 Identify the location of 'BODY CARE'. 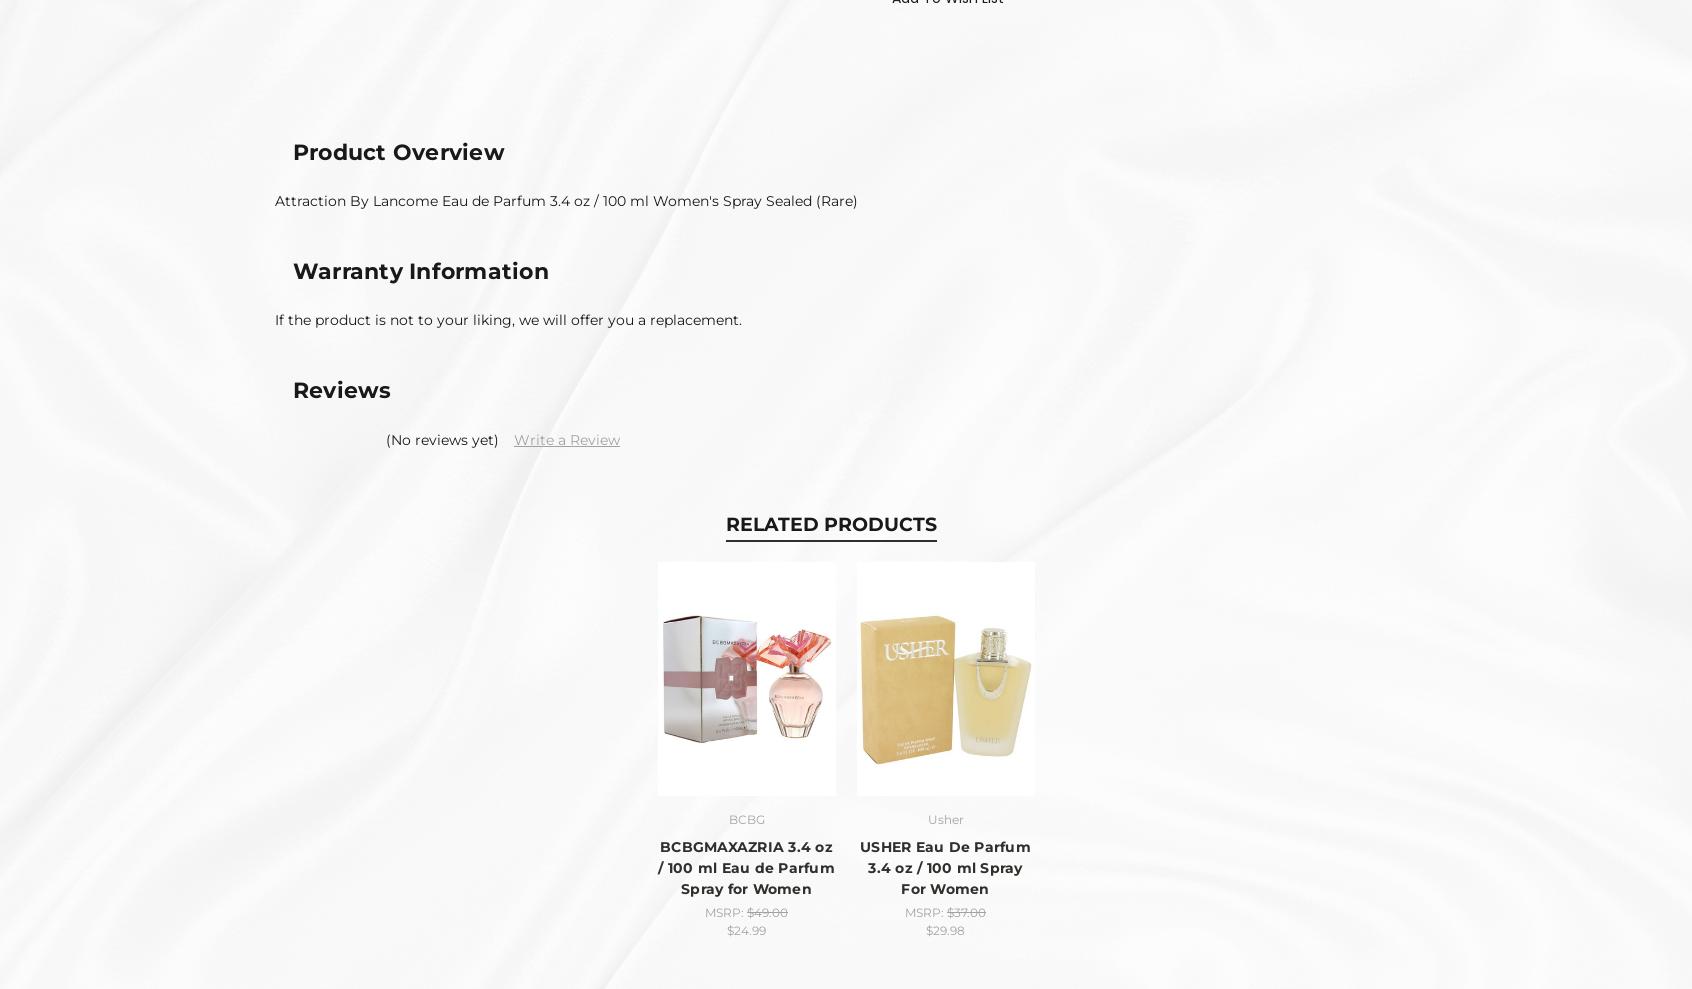
(594, 561).